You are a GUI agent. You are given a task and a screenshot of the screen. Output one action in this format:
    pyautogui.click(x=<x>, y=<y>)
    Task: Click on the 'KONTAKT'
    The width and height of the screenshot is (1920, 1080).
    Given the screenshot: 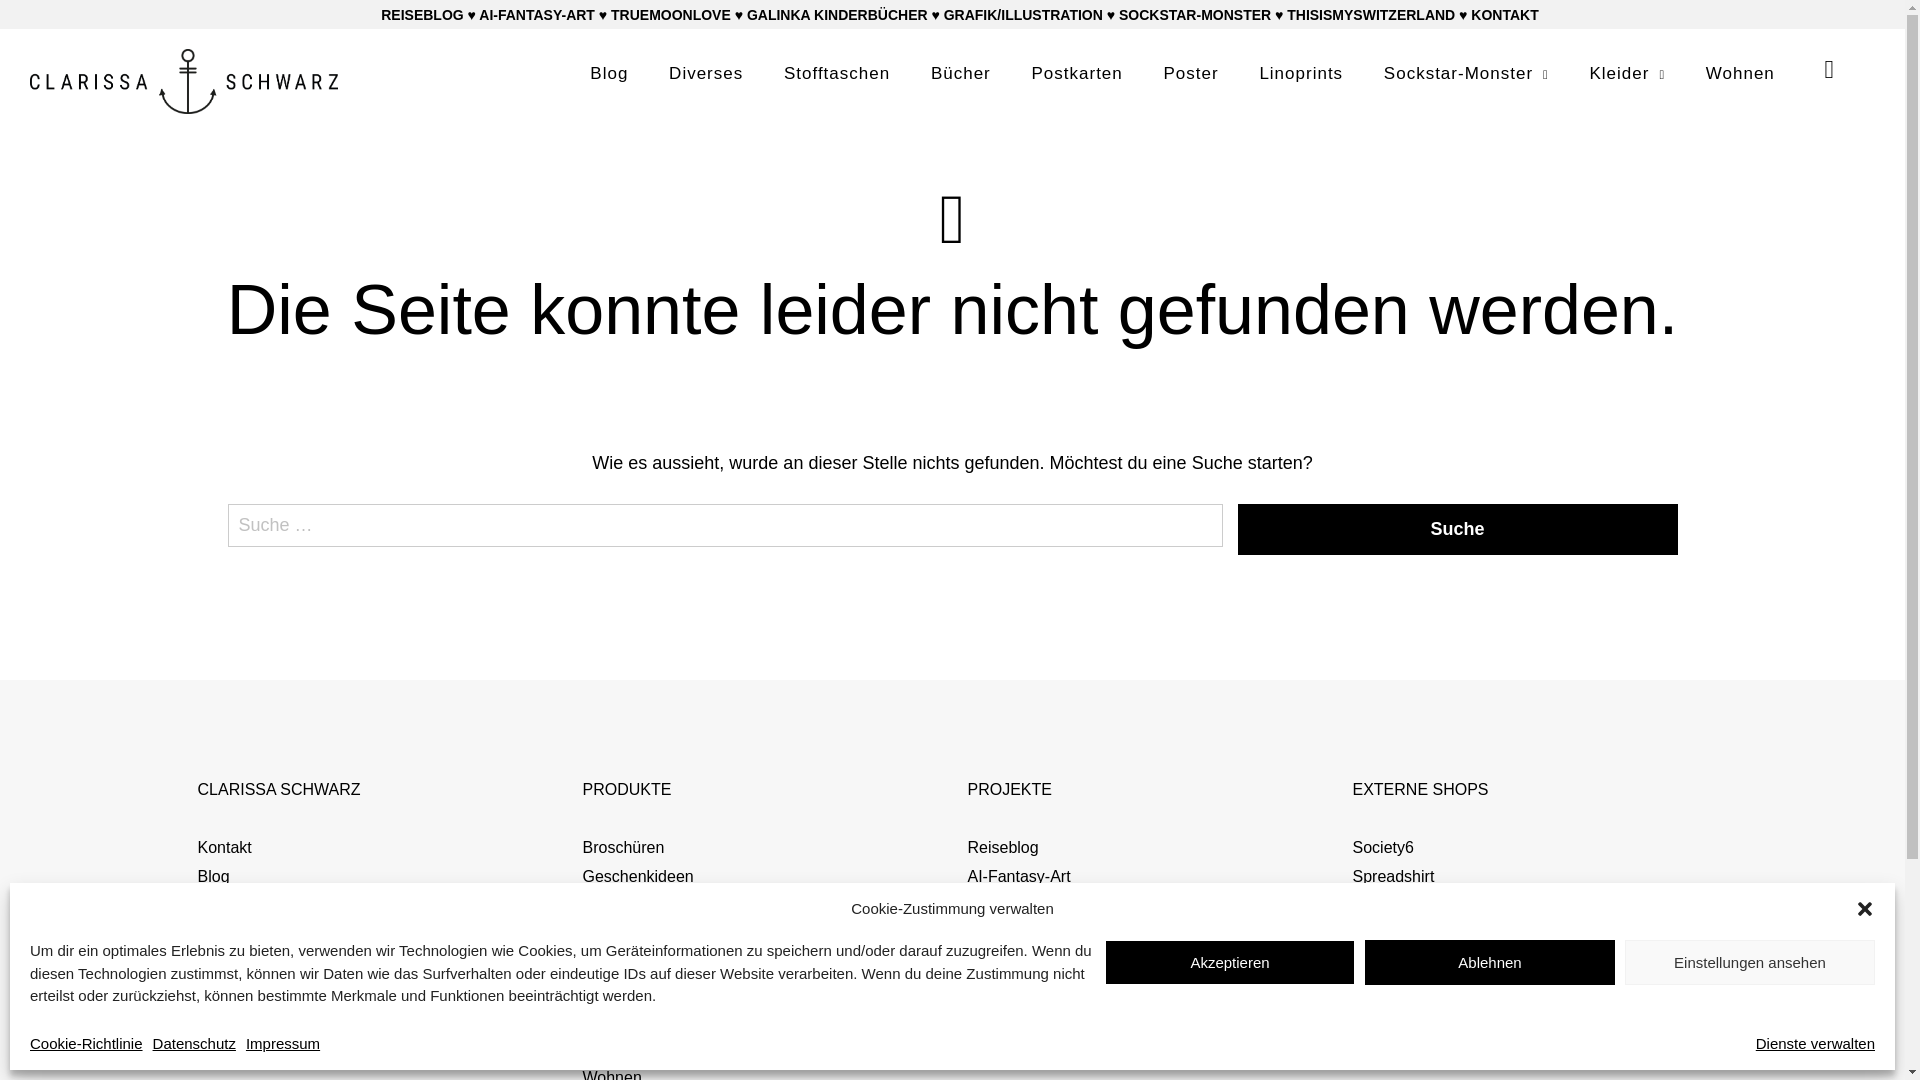 What is the action you would take?
    pyautogui.click(x=1504, y=15)
    